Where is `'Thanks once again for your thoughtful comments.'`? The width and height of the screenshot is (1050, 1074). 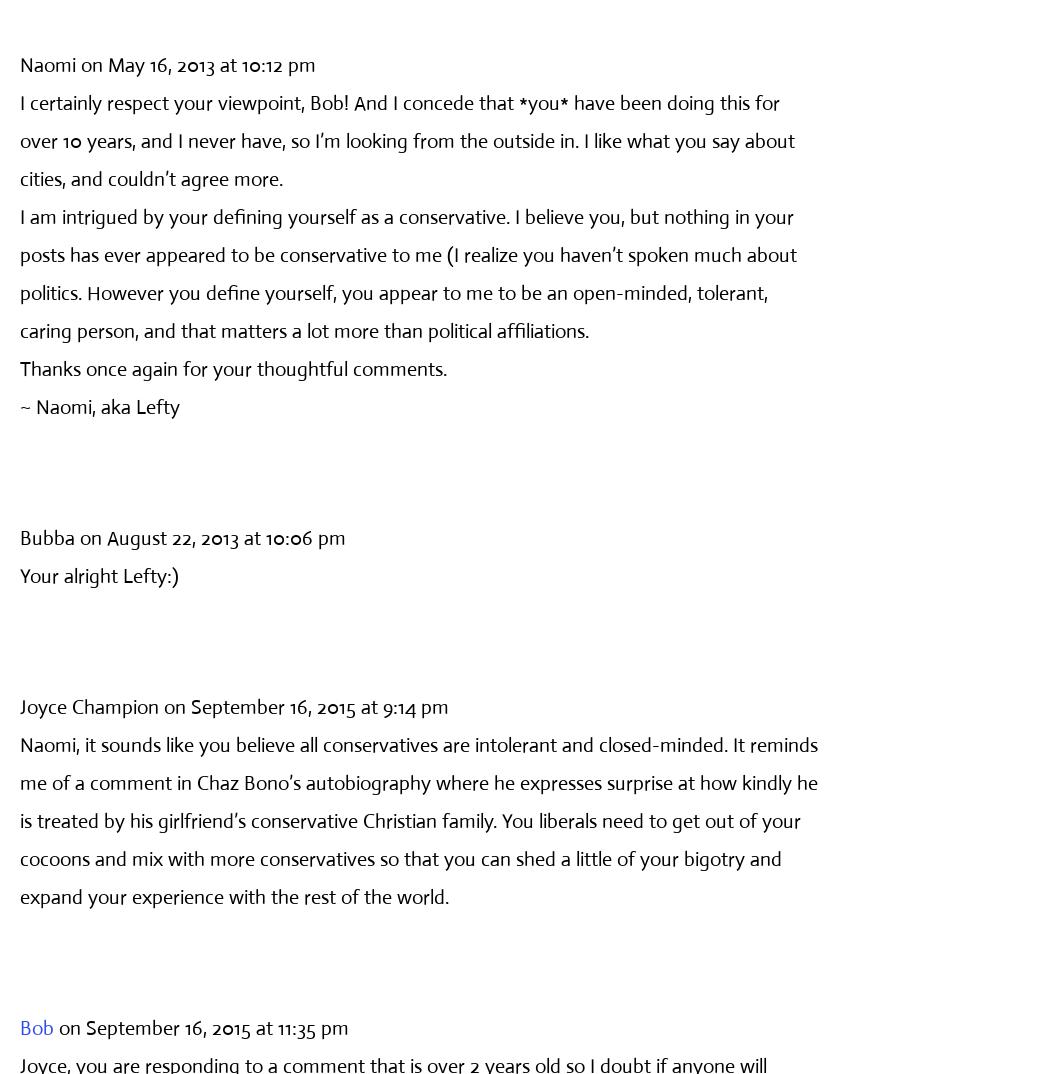 'Thanks once again for your thoughtful comments.' is located at coordinates (233, 367).